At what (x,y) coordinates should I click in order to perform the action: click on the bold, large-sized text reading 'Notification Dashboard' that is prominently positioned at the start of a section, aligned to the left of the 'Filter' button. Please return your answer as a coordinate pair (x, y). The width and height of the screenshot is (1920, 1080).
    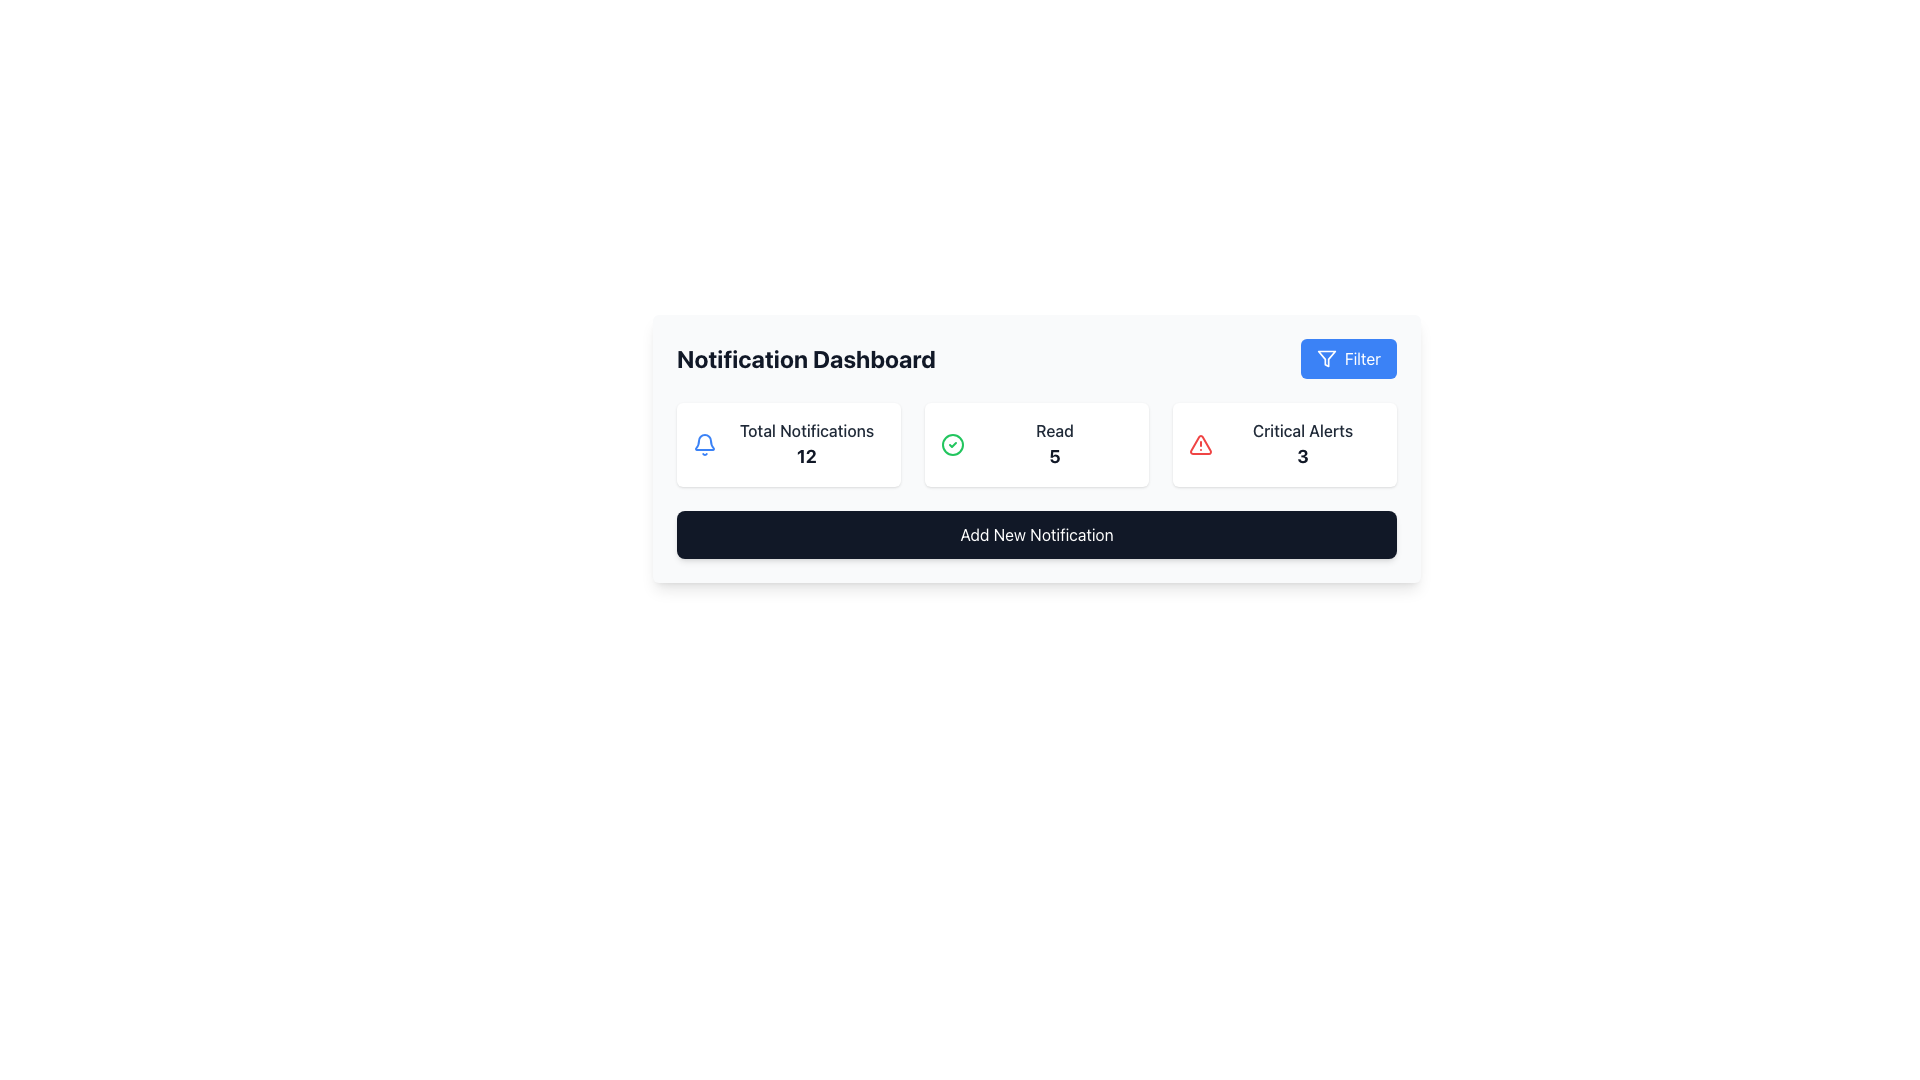
    Looking at the image, I should click on (806, 357).